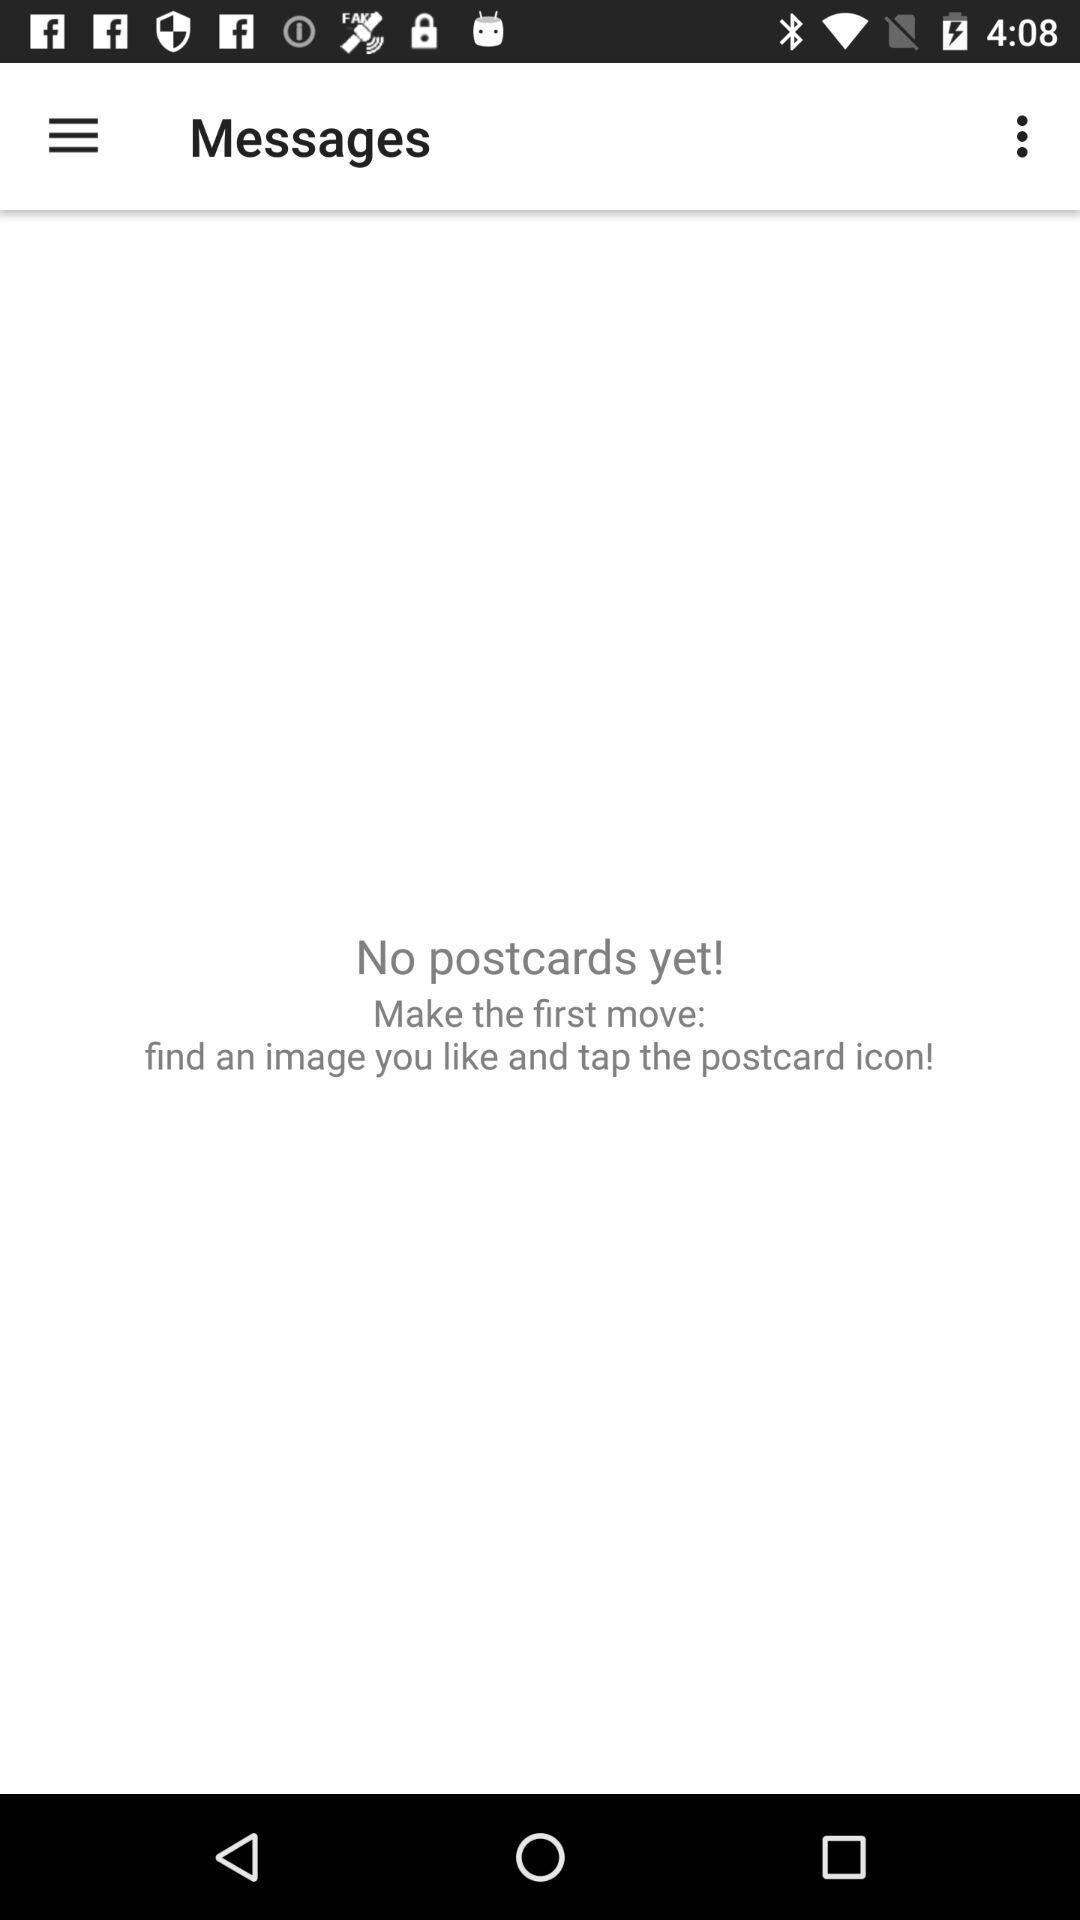 Image resolution: width=1080 pixels, height=1920 pixels. I want to click on the item at the top right corner, so click(1027, 135).